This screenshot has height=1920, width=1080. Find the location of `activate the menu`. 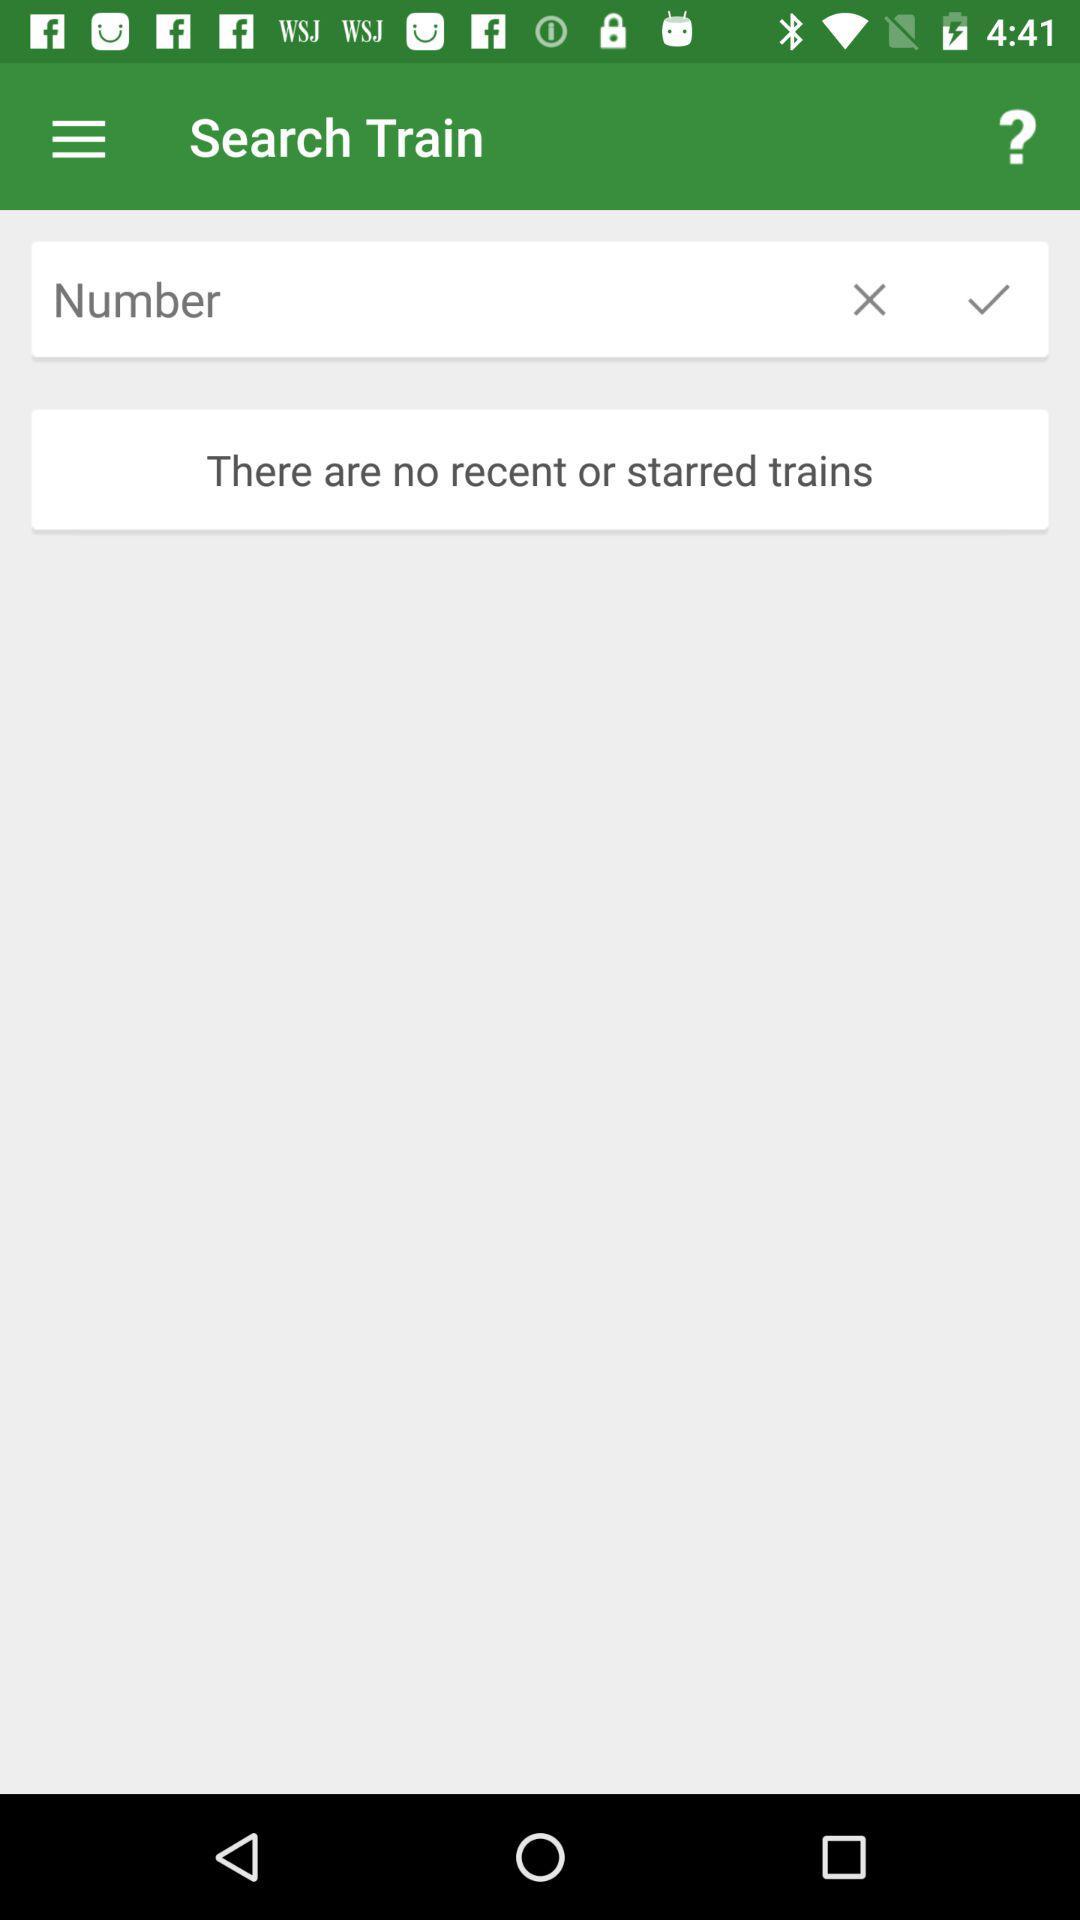

activate the menu is located at coordinates (88, 135).